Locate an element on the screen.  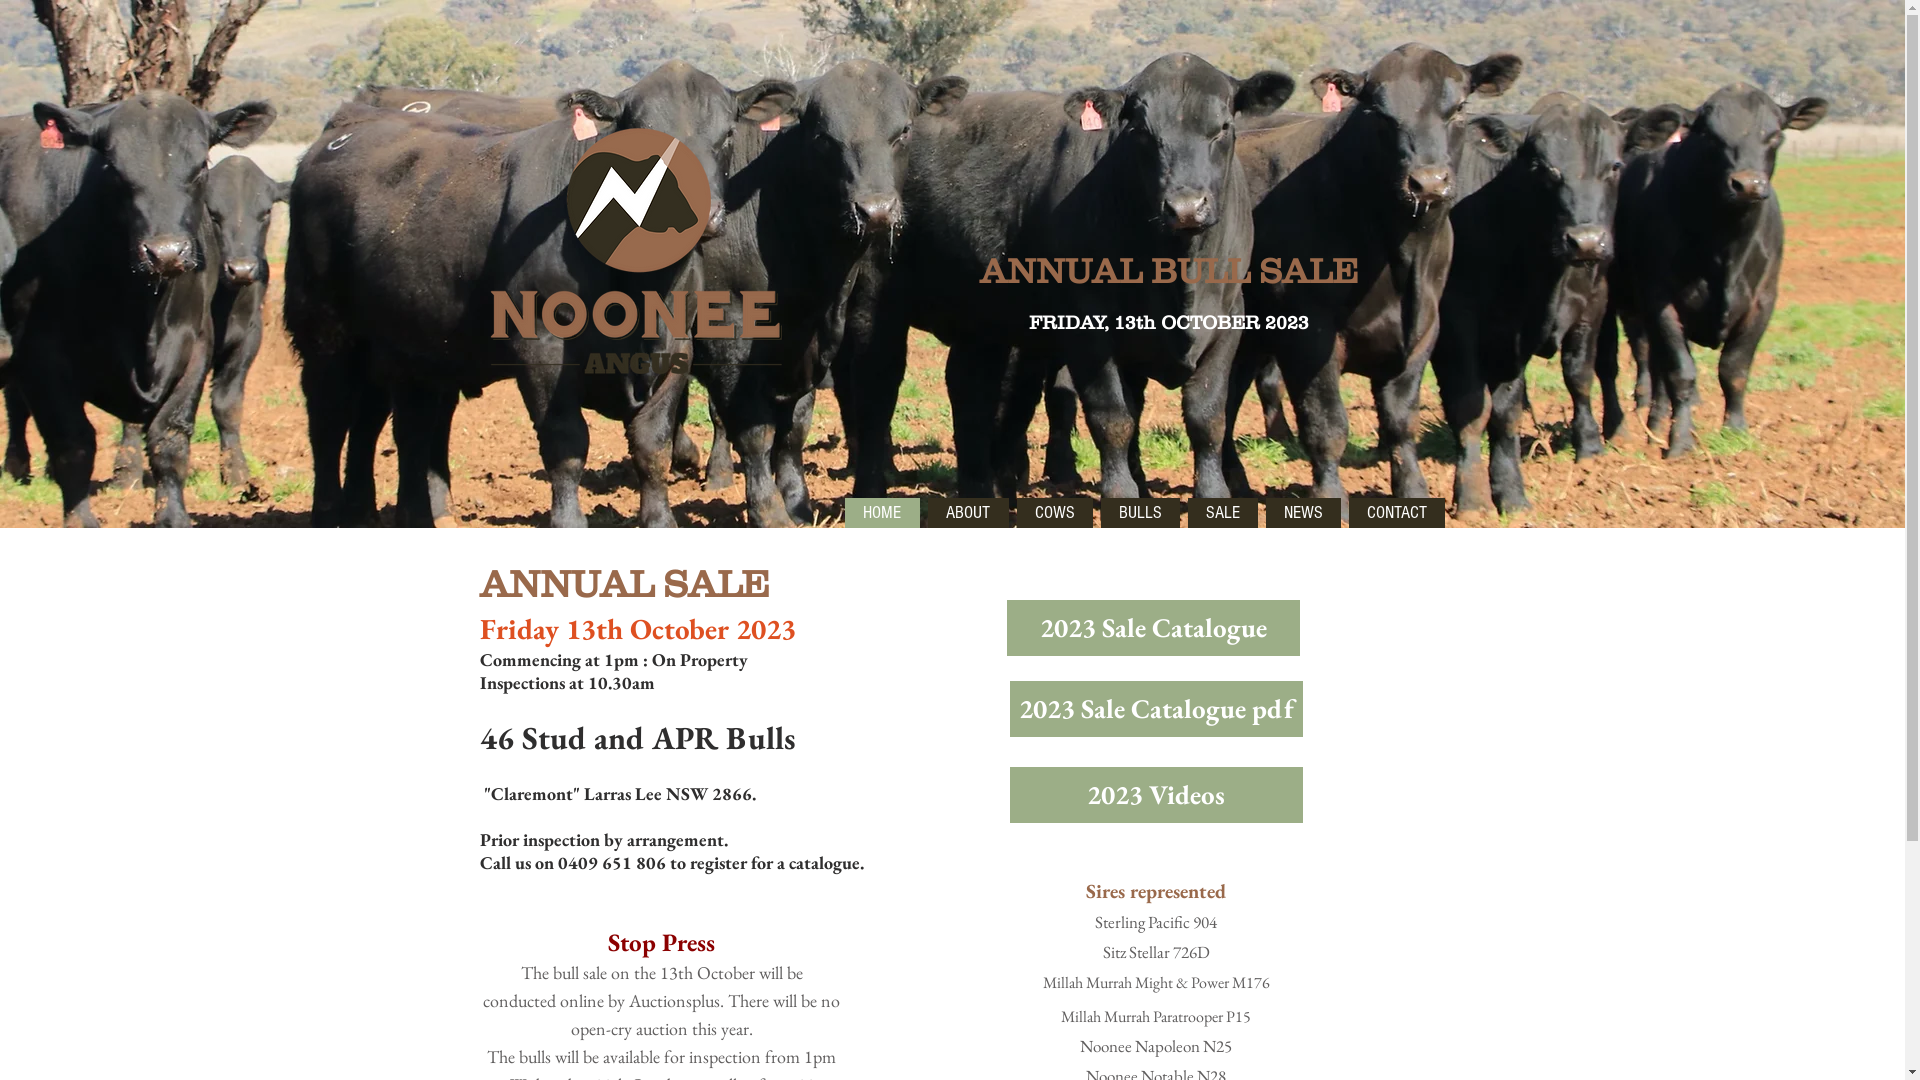
'BULLS' is located at coordinates (1139, 512).